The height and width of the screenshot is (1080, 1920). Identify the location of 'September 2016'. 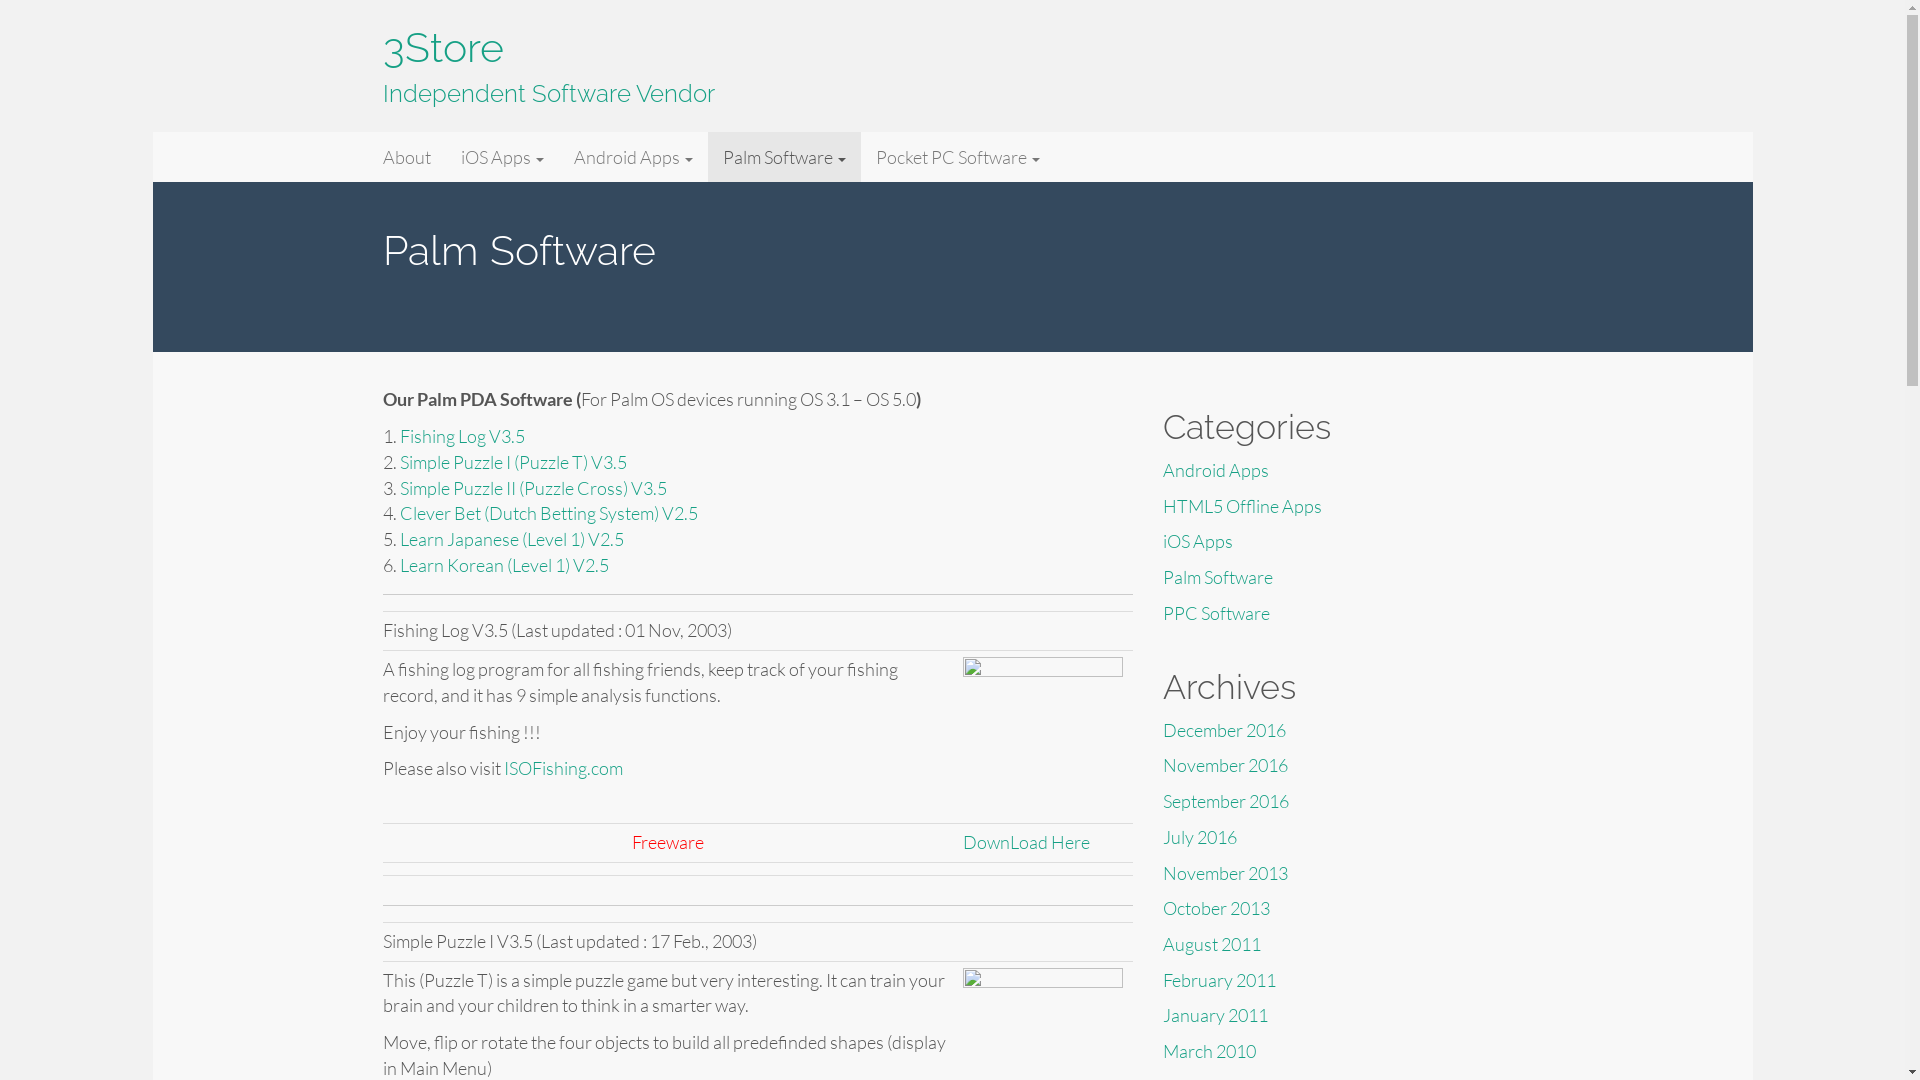
(1223, 800).